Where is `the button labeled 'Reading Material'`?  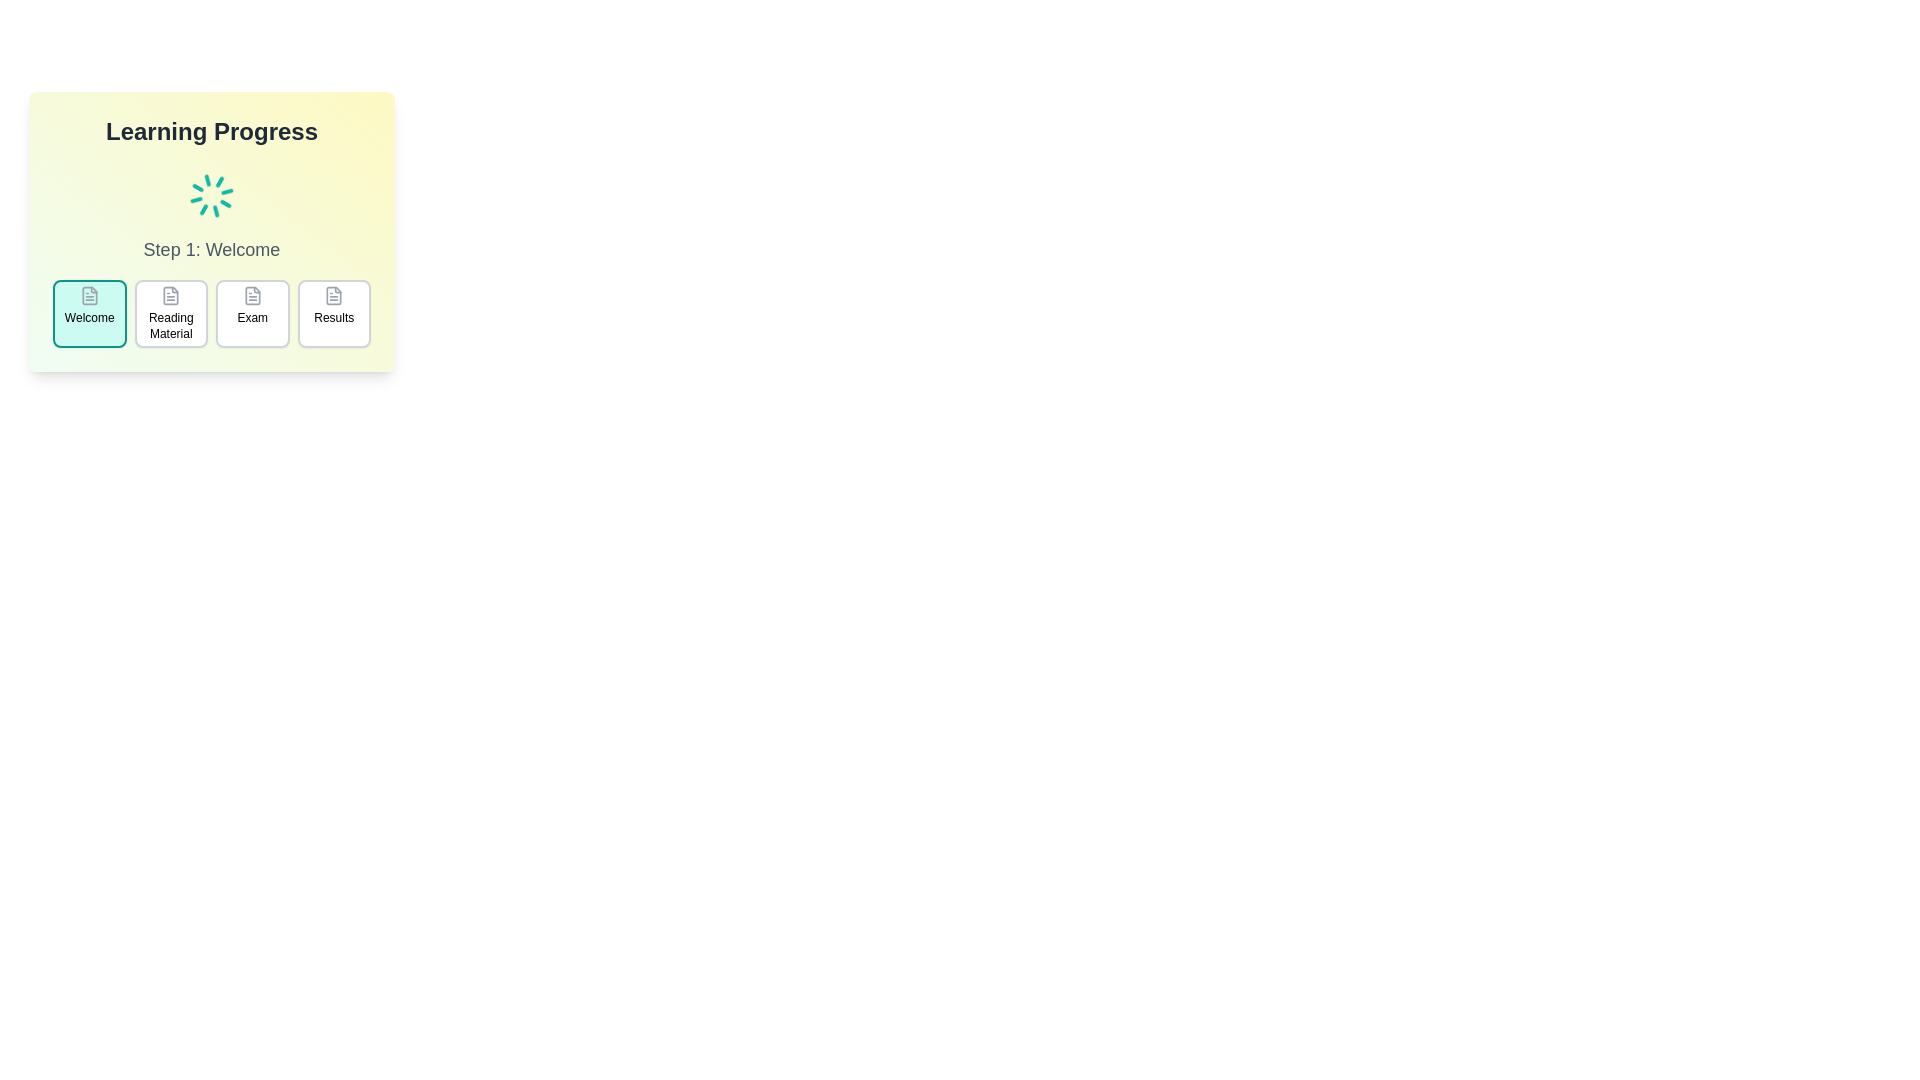 the button labeled 'Reading Material' is located at coordinates (171, 313).